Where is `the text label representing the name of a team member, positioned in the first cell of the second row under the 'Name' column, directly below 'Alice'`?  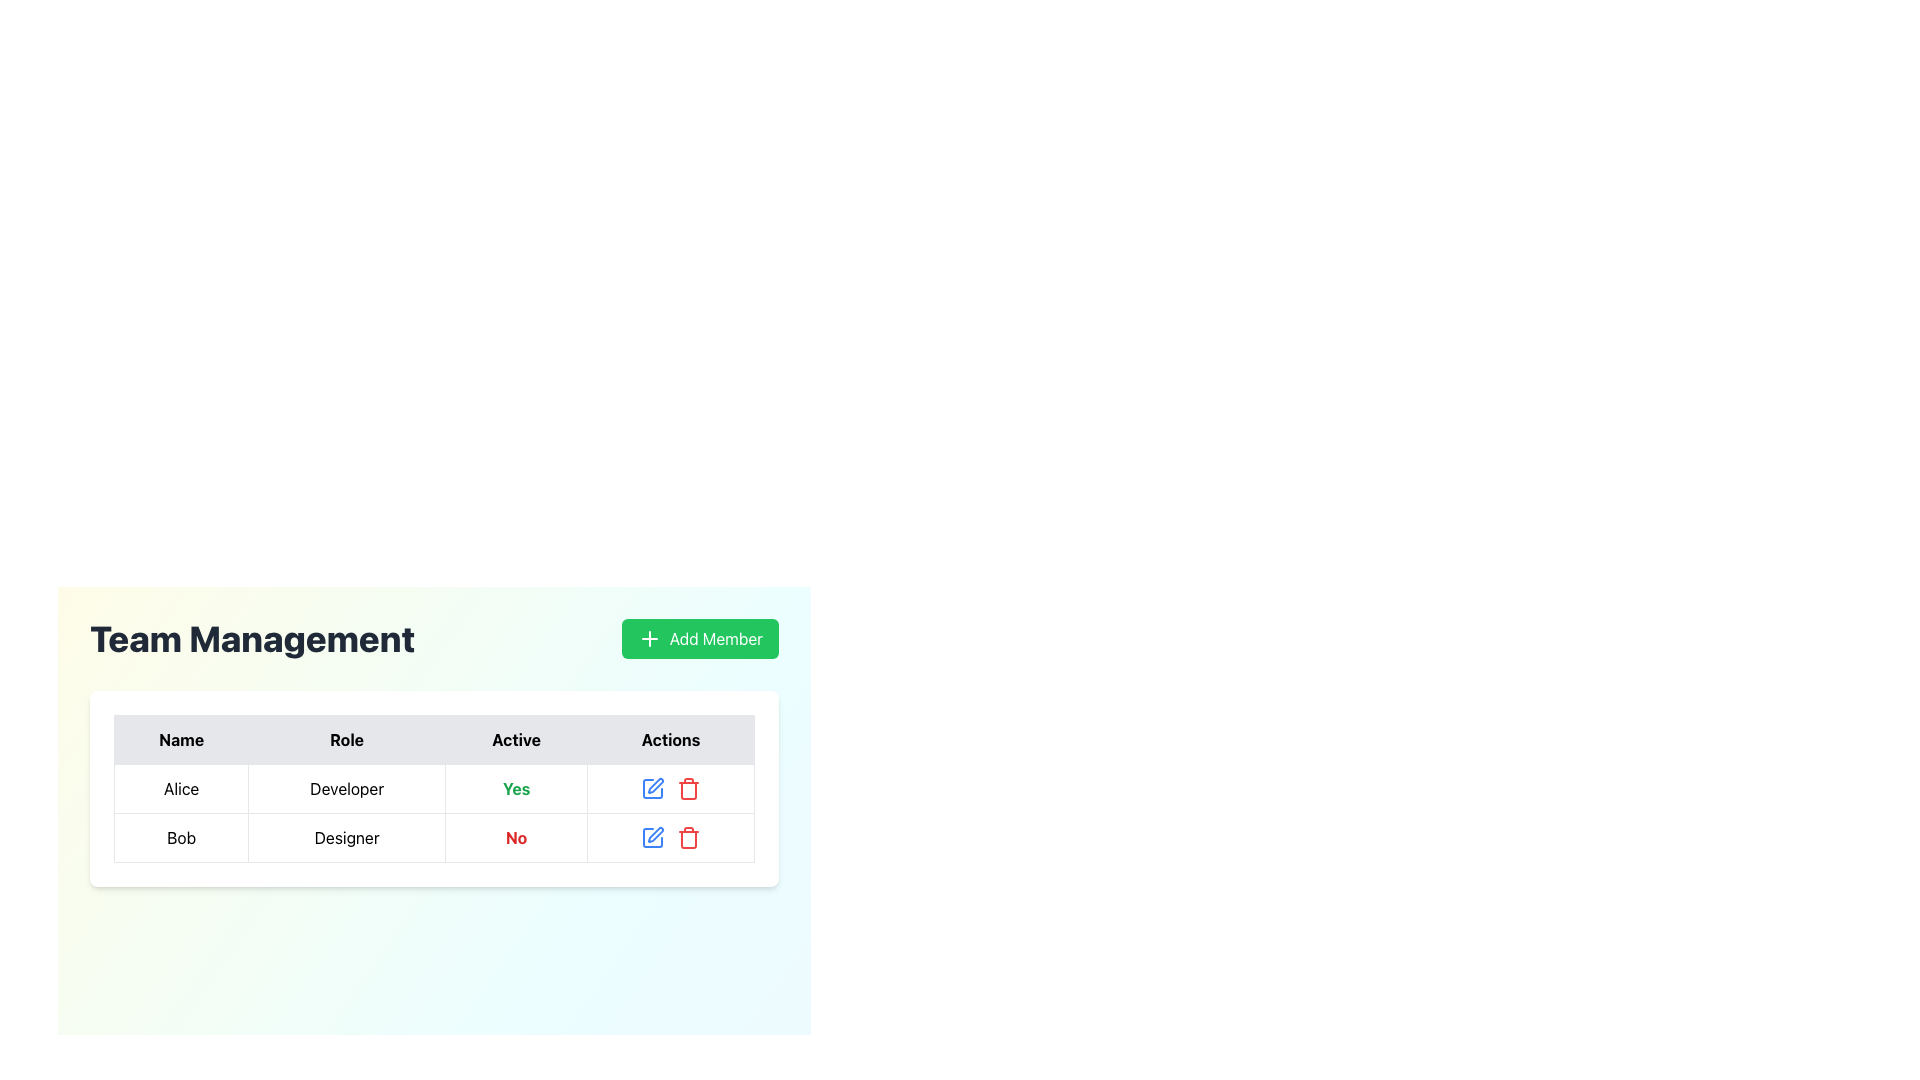 the text label representing the name of a team member, positioned in the first cell of the second row under the 'Name' column, directly below 'Alice' is located at coordinates (181, 837).